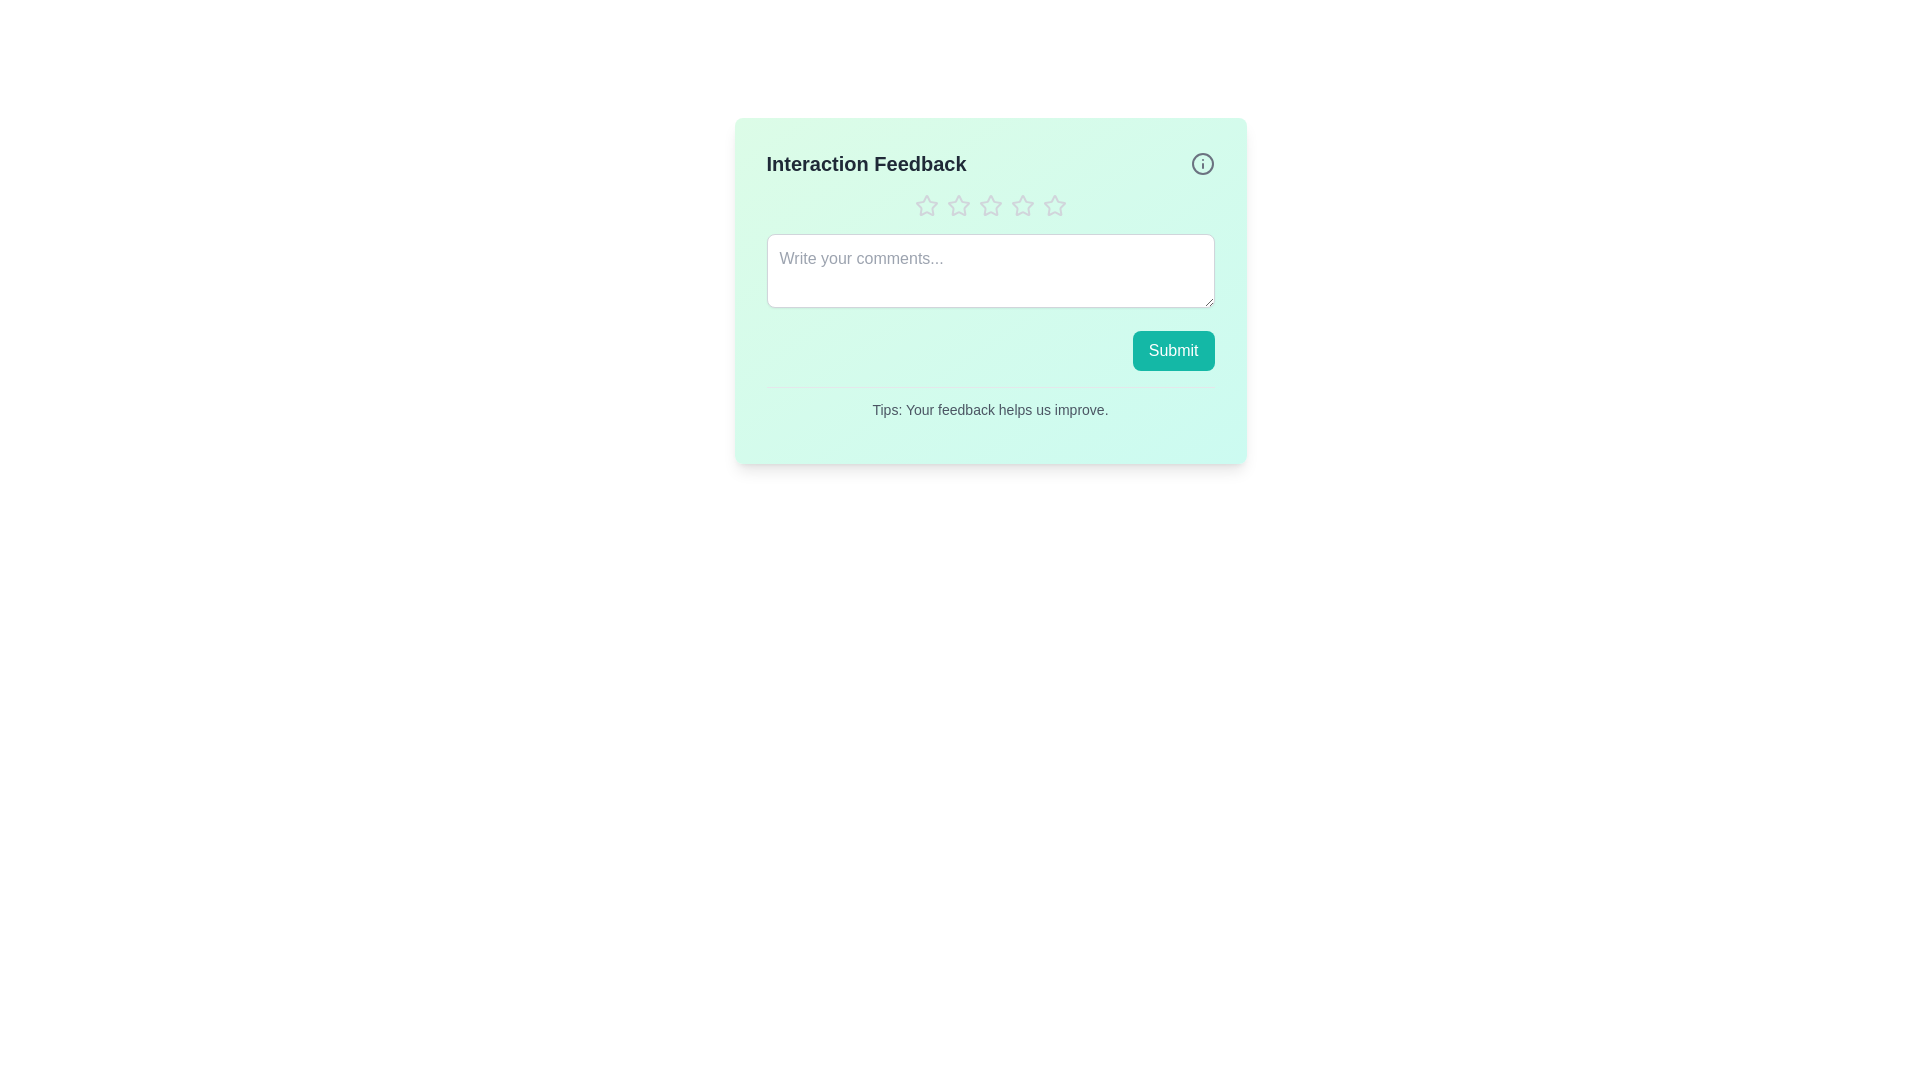 The height and width of the screenshot is (1080, 1920). Describe the element at coordinates (1053, 205) in the screenshot. I see `the star corresponding to the desired rating 5` at that location.